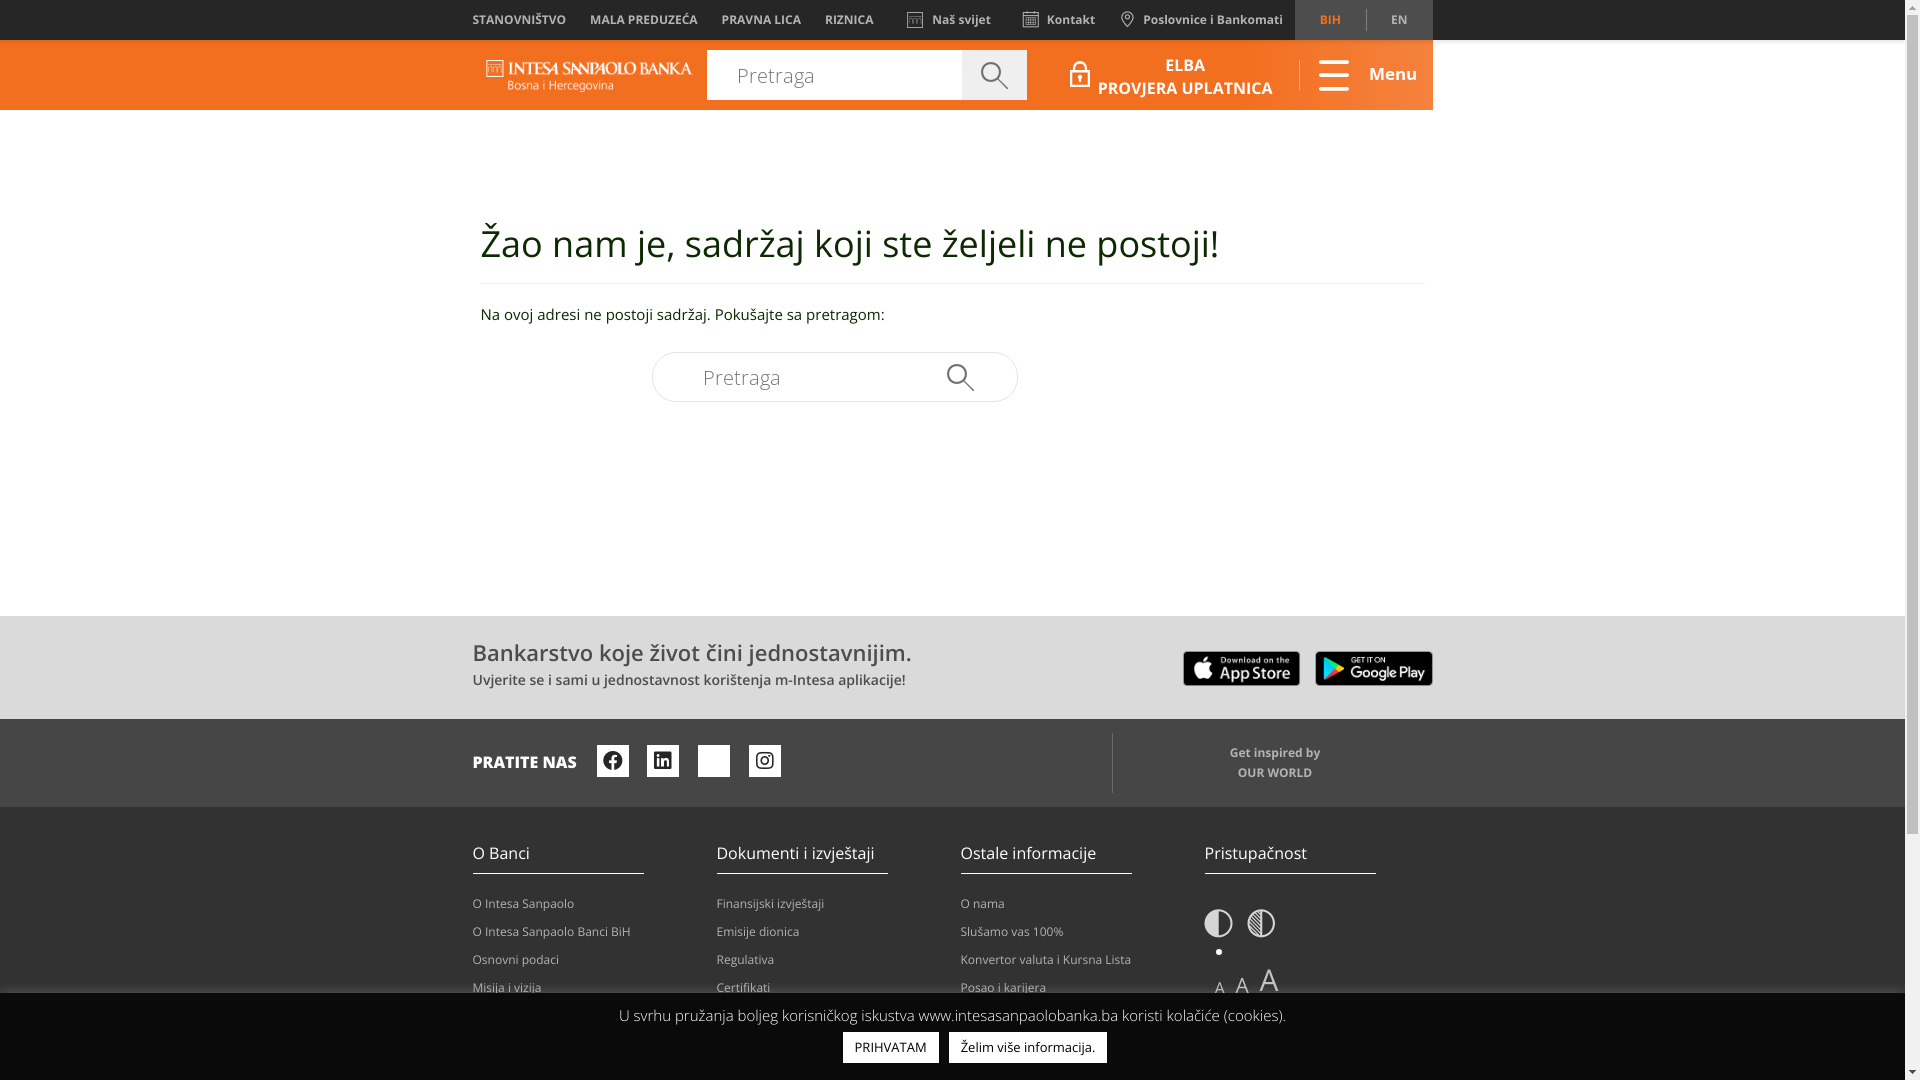  Describe the element at coordinates (584, 986) in the screenshot. I see `'Misija i vizija'` at that location.